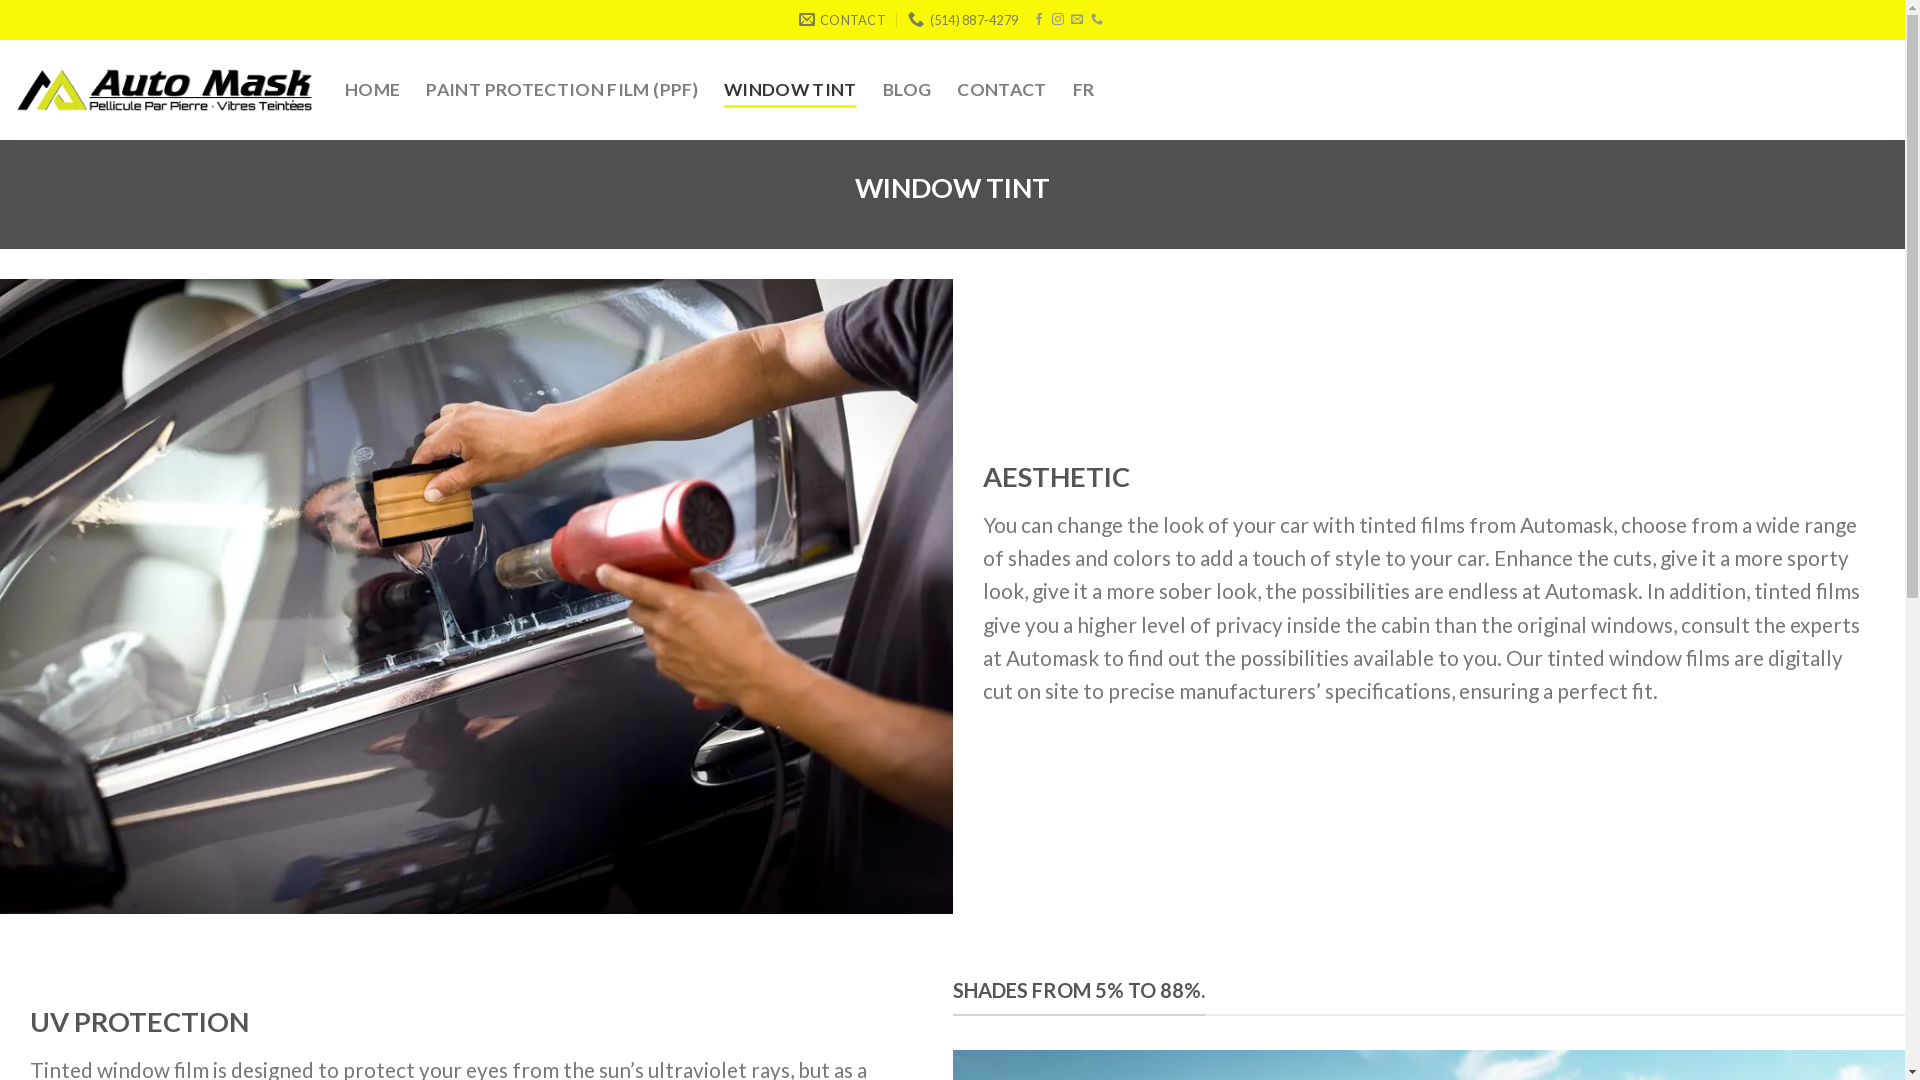  I want to click on 'CONTACT', so click(1001, 88).